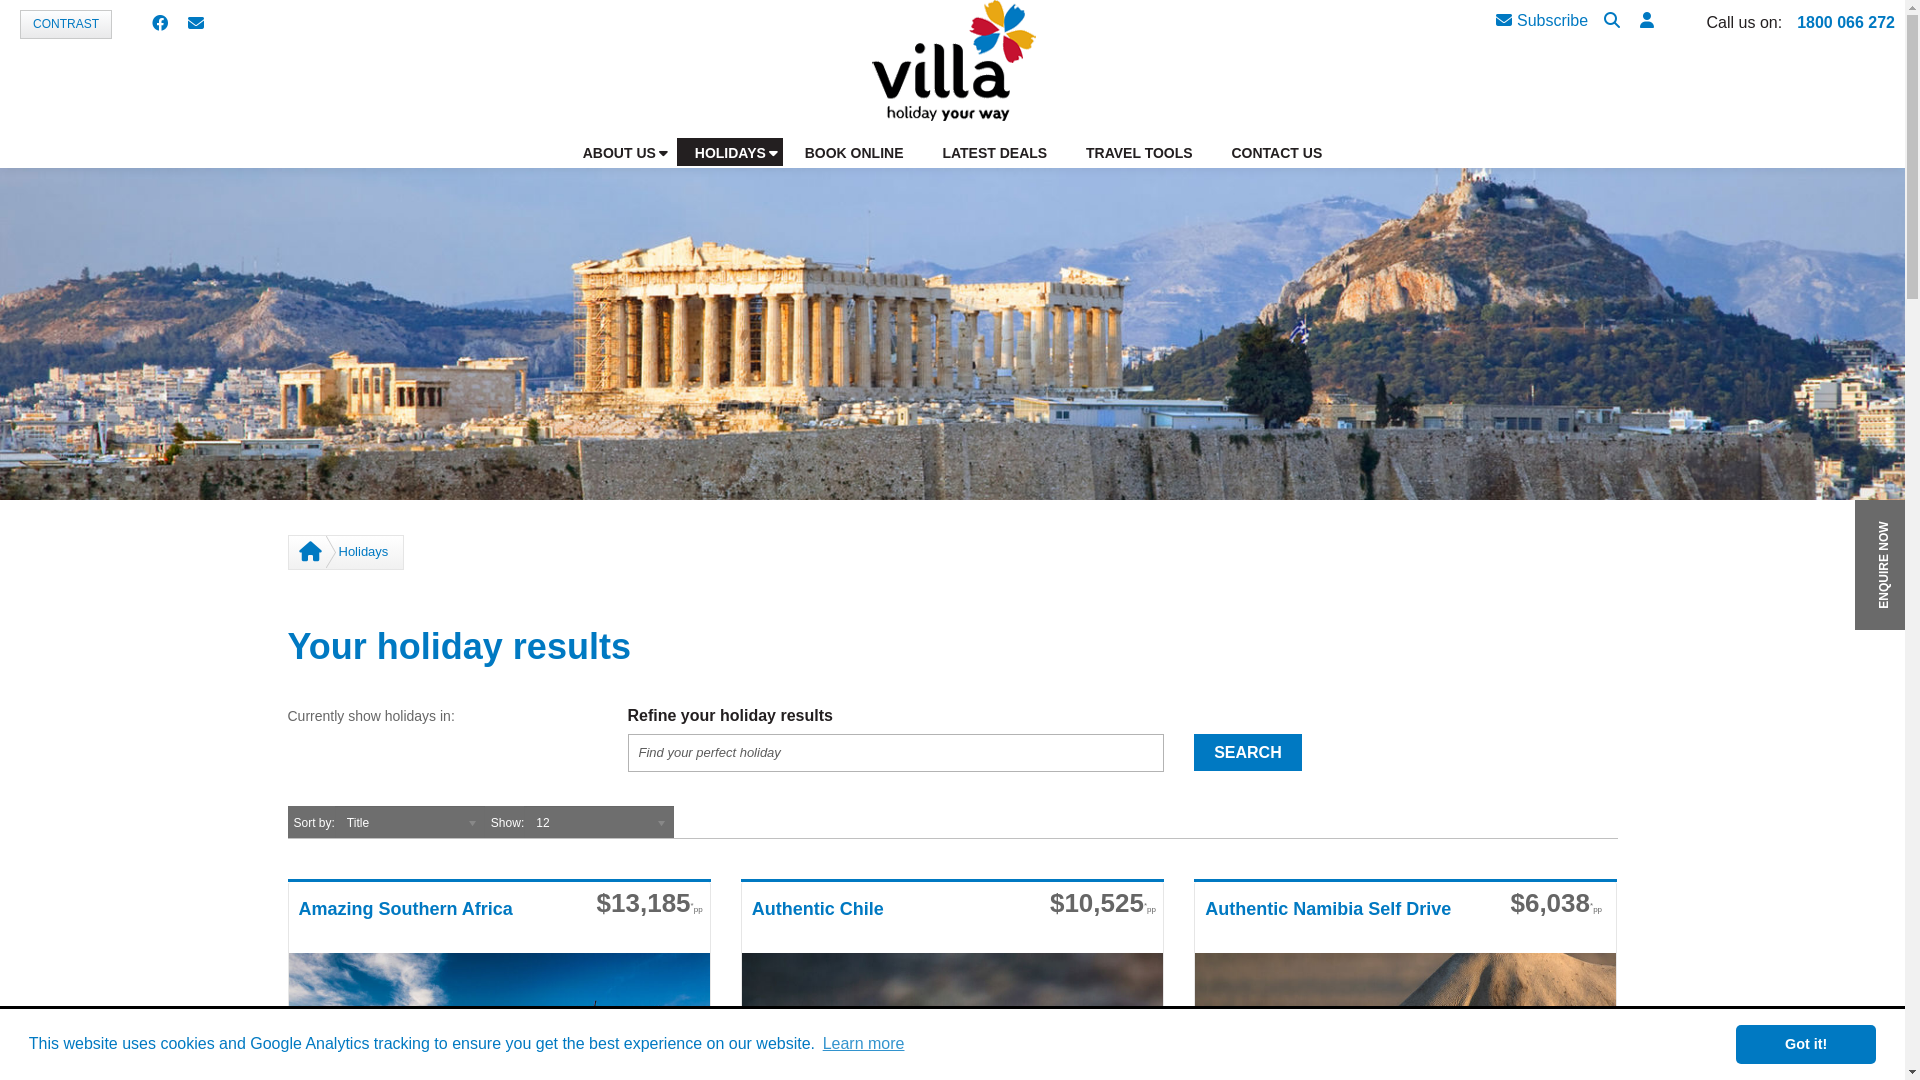 Image resolution: width=1920 pixels, height=1080 pixels. What do you see at coordinates (1335, 924) in the screenshot?
I see `'Authentic Namibia Self Drive'` at bounding box center [1335, 924].